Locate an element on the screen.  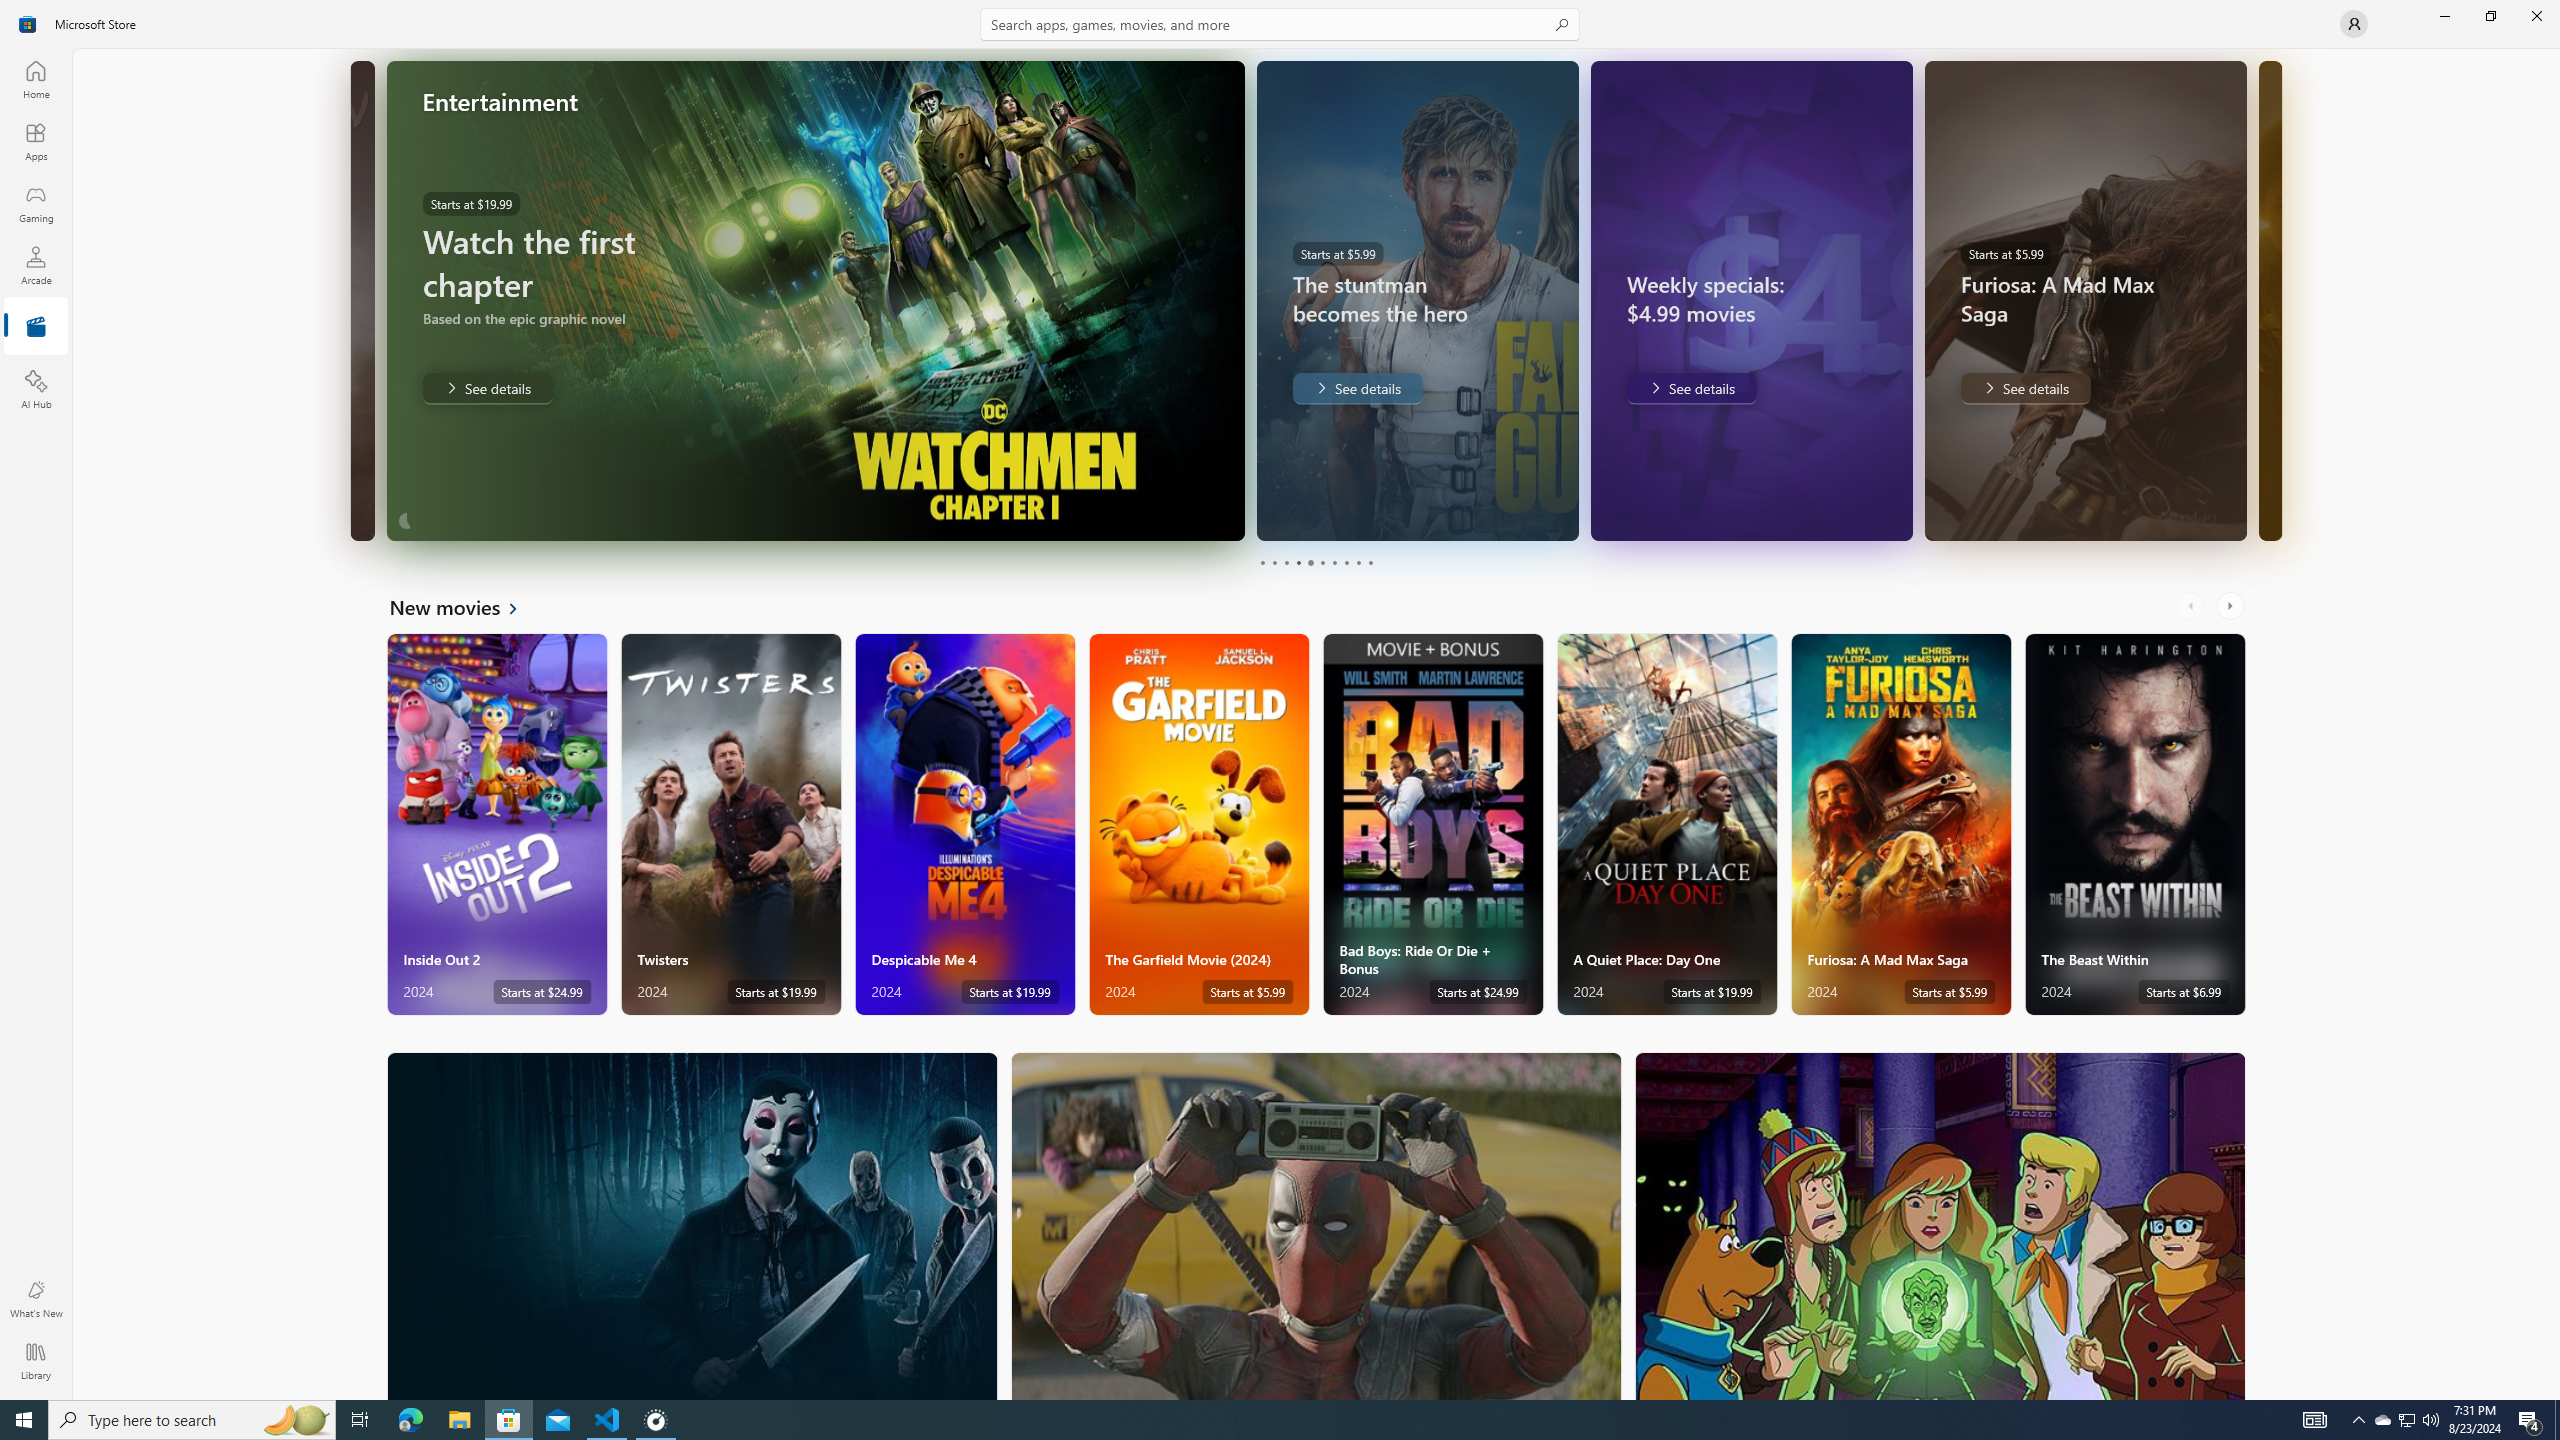
'Page 7' is located at coordinates (1332, 562).